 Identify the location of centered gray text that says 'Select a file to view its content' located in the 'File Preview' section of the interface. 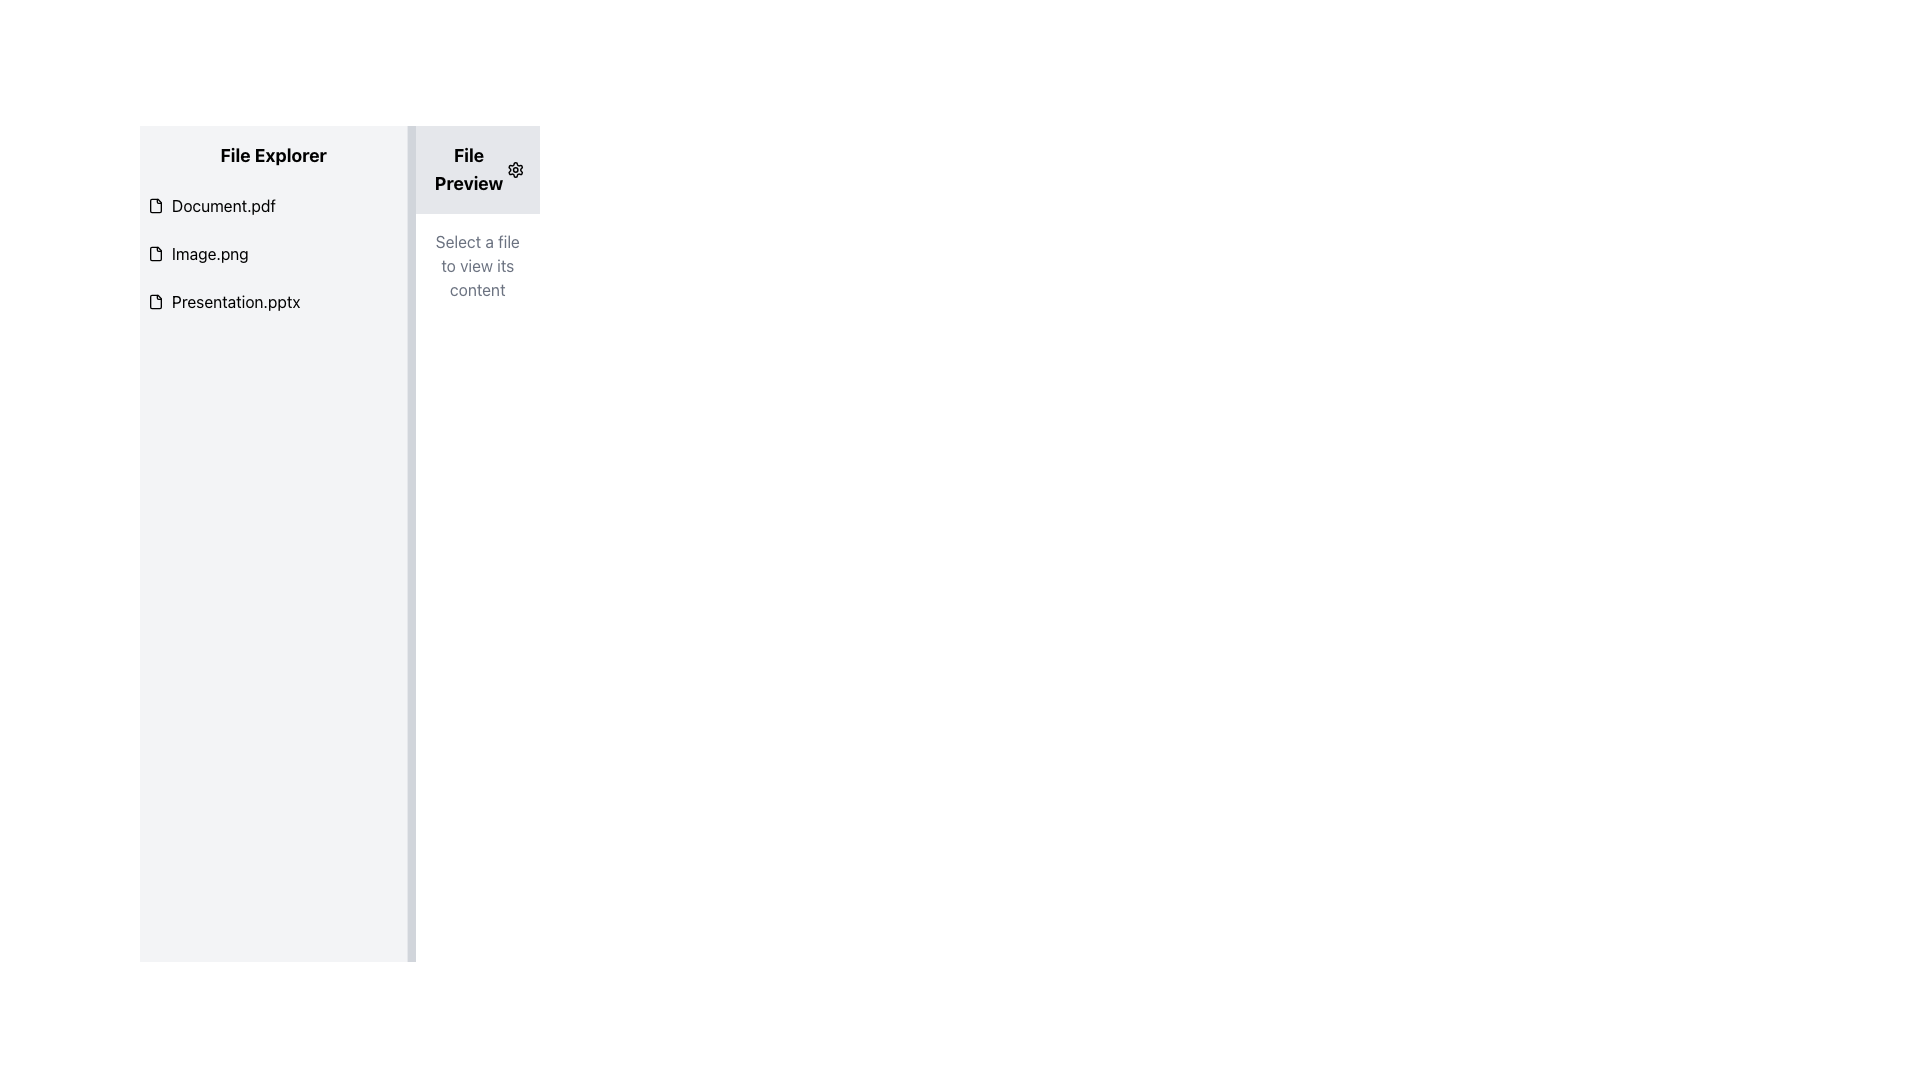
(476, 265).